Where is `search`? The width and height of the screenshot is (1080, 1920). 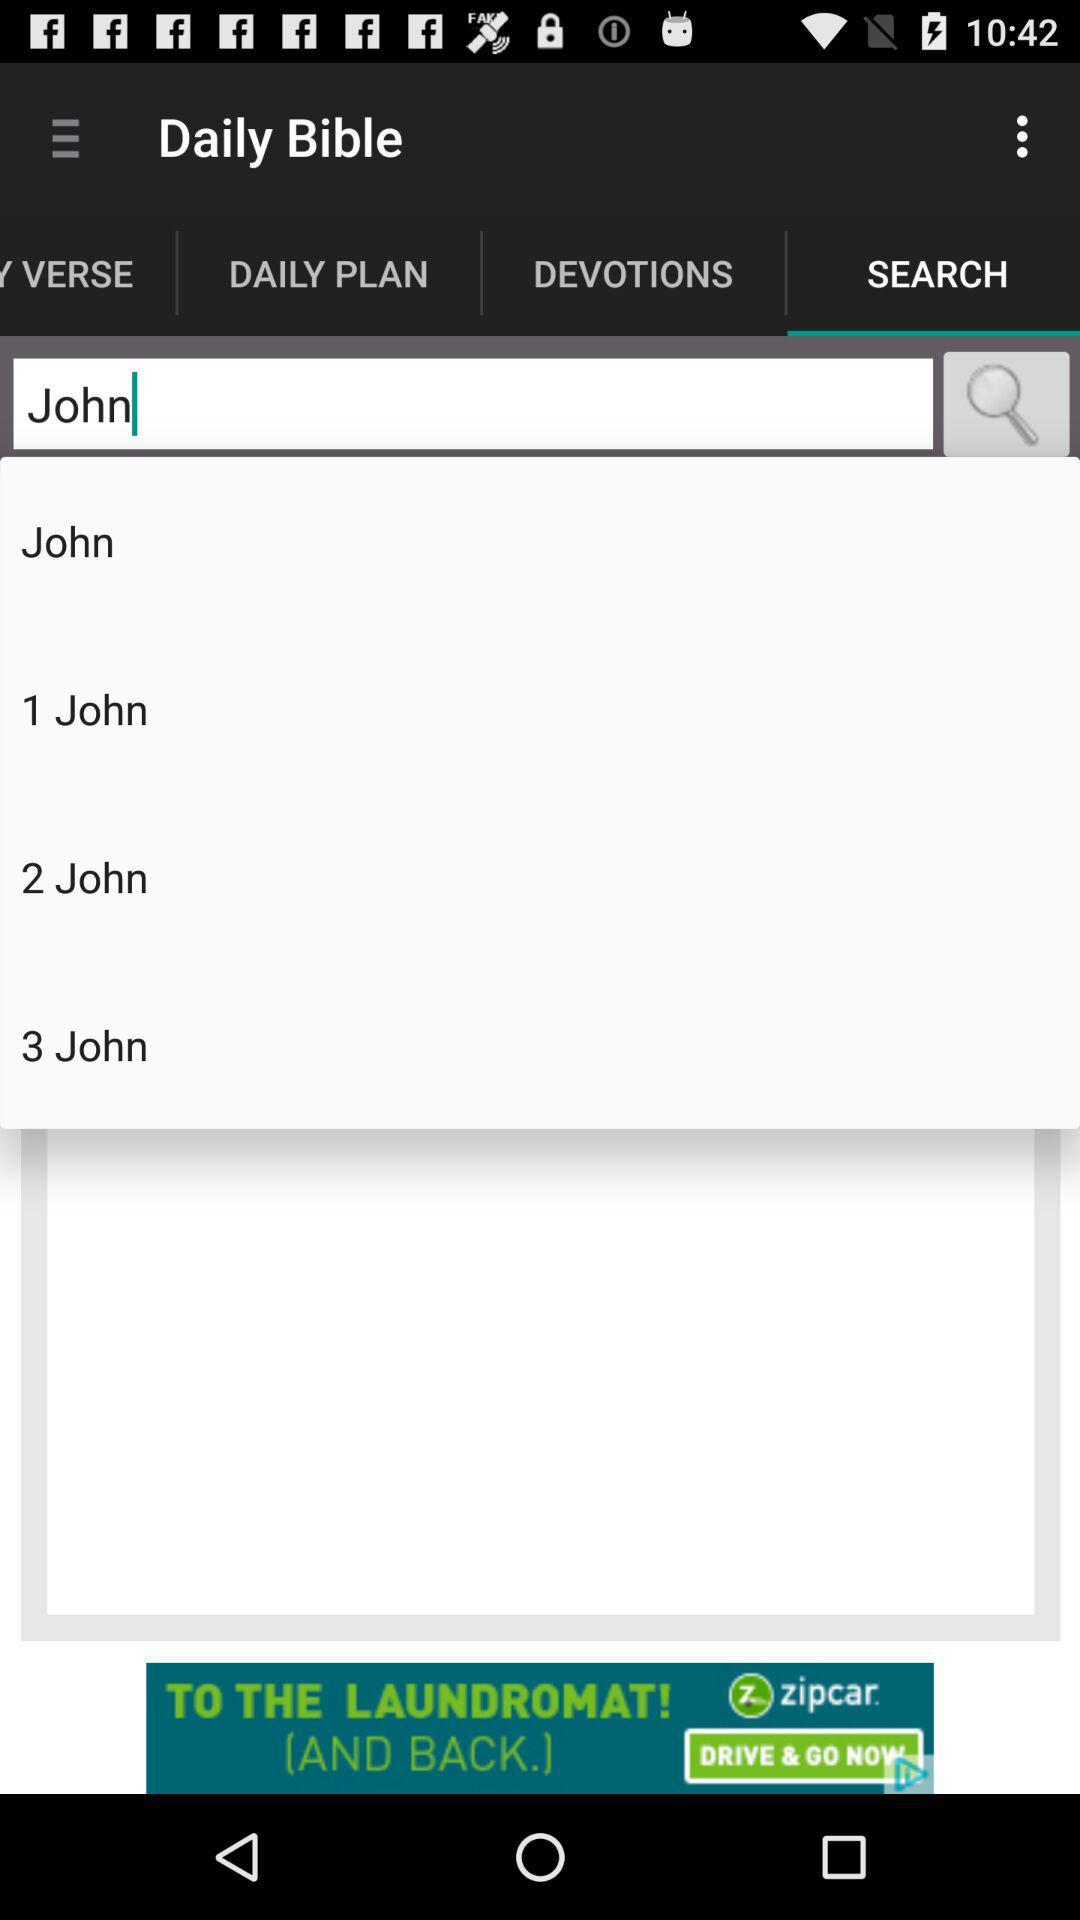 search is located at coordinates (1006, 403).